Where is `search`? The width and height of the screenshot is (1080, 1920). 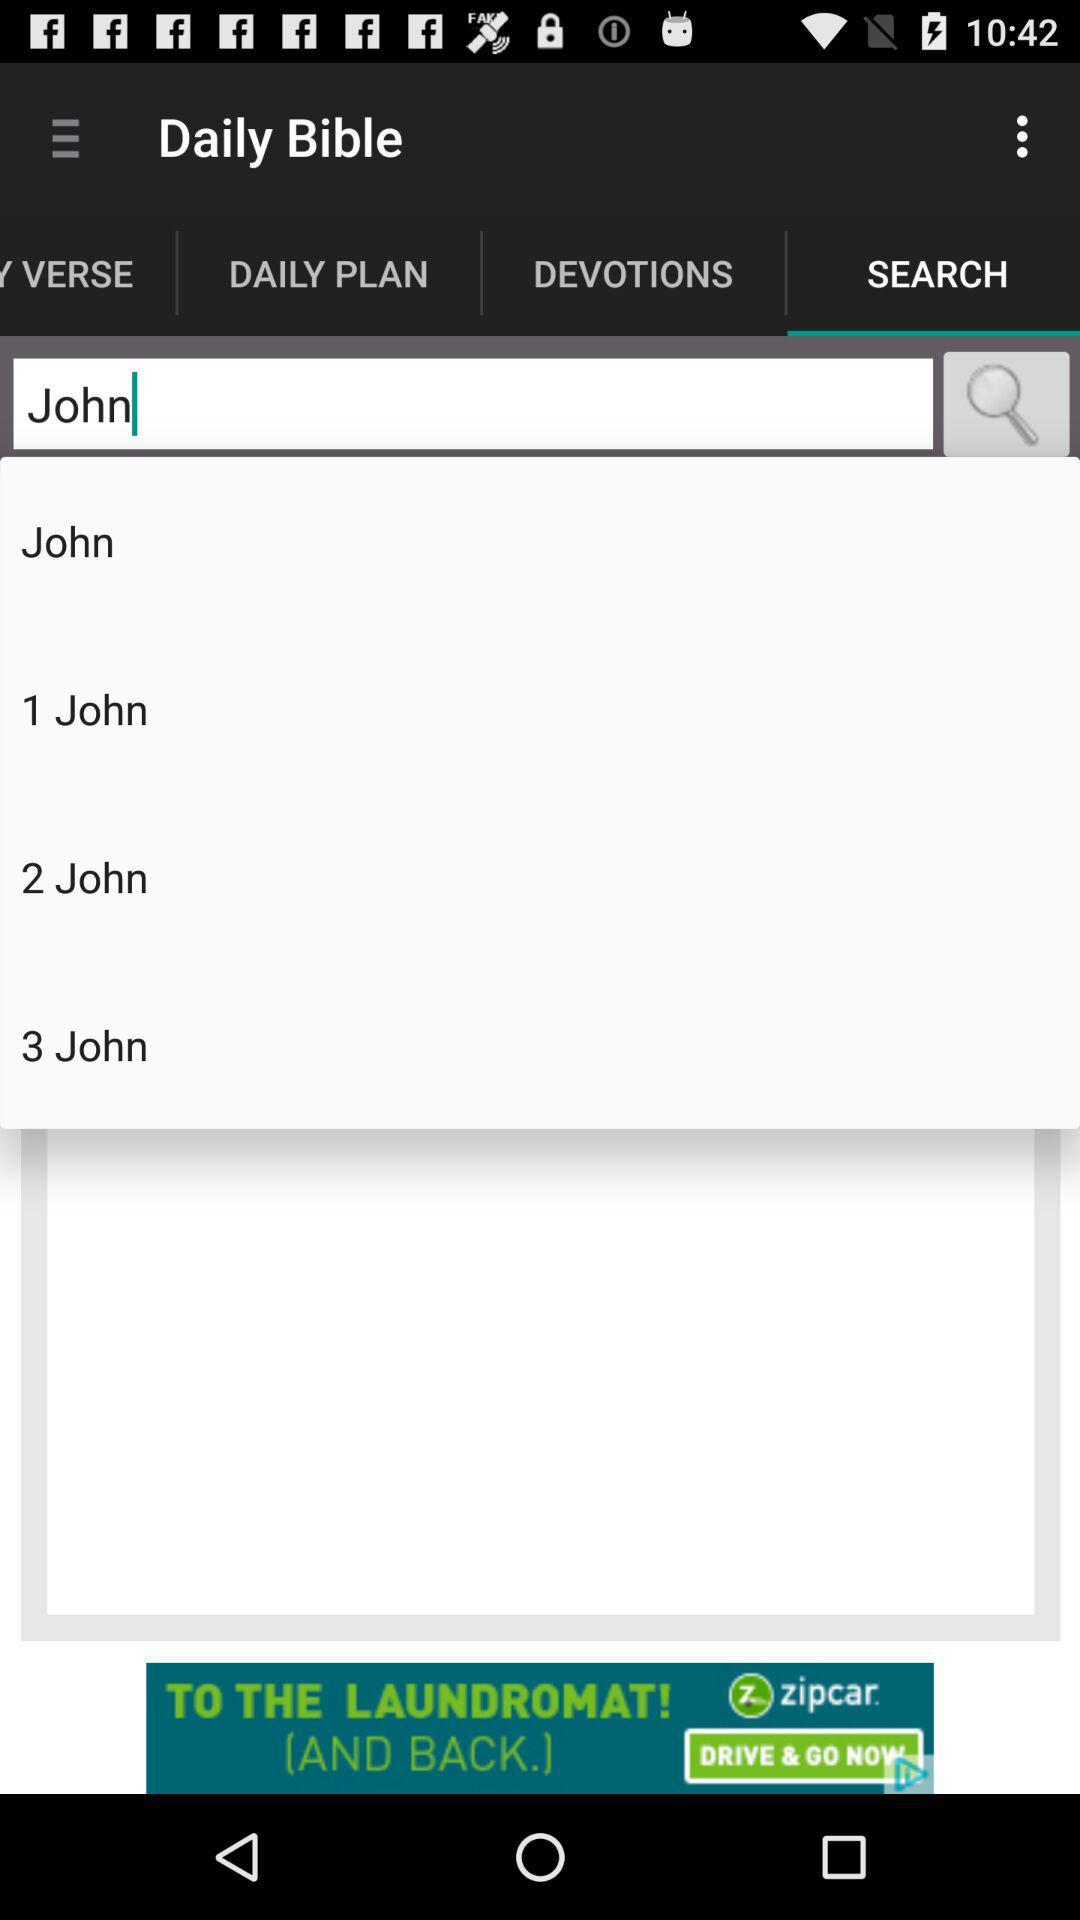 search is located at coordinates (1006, 403).